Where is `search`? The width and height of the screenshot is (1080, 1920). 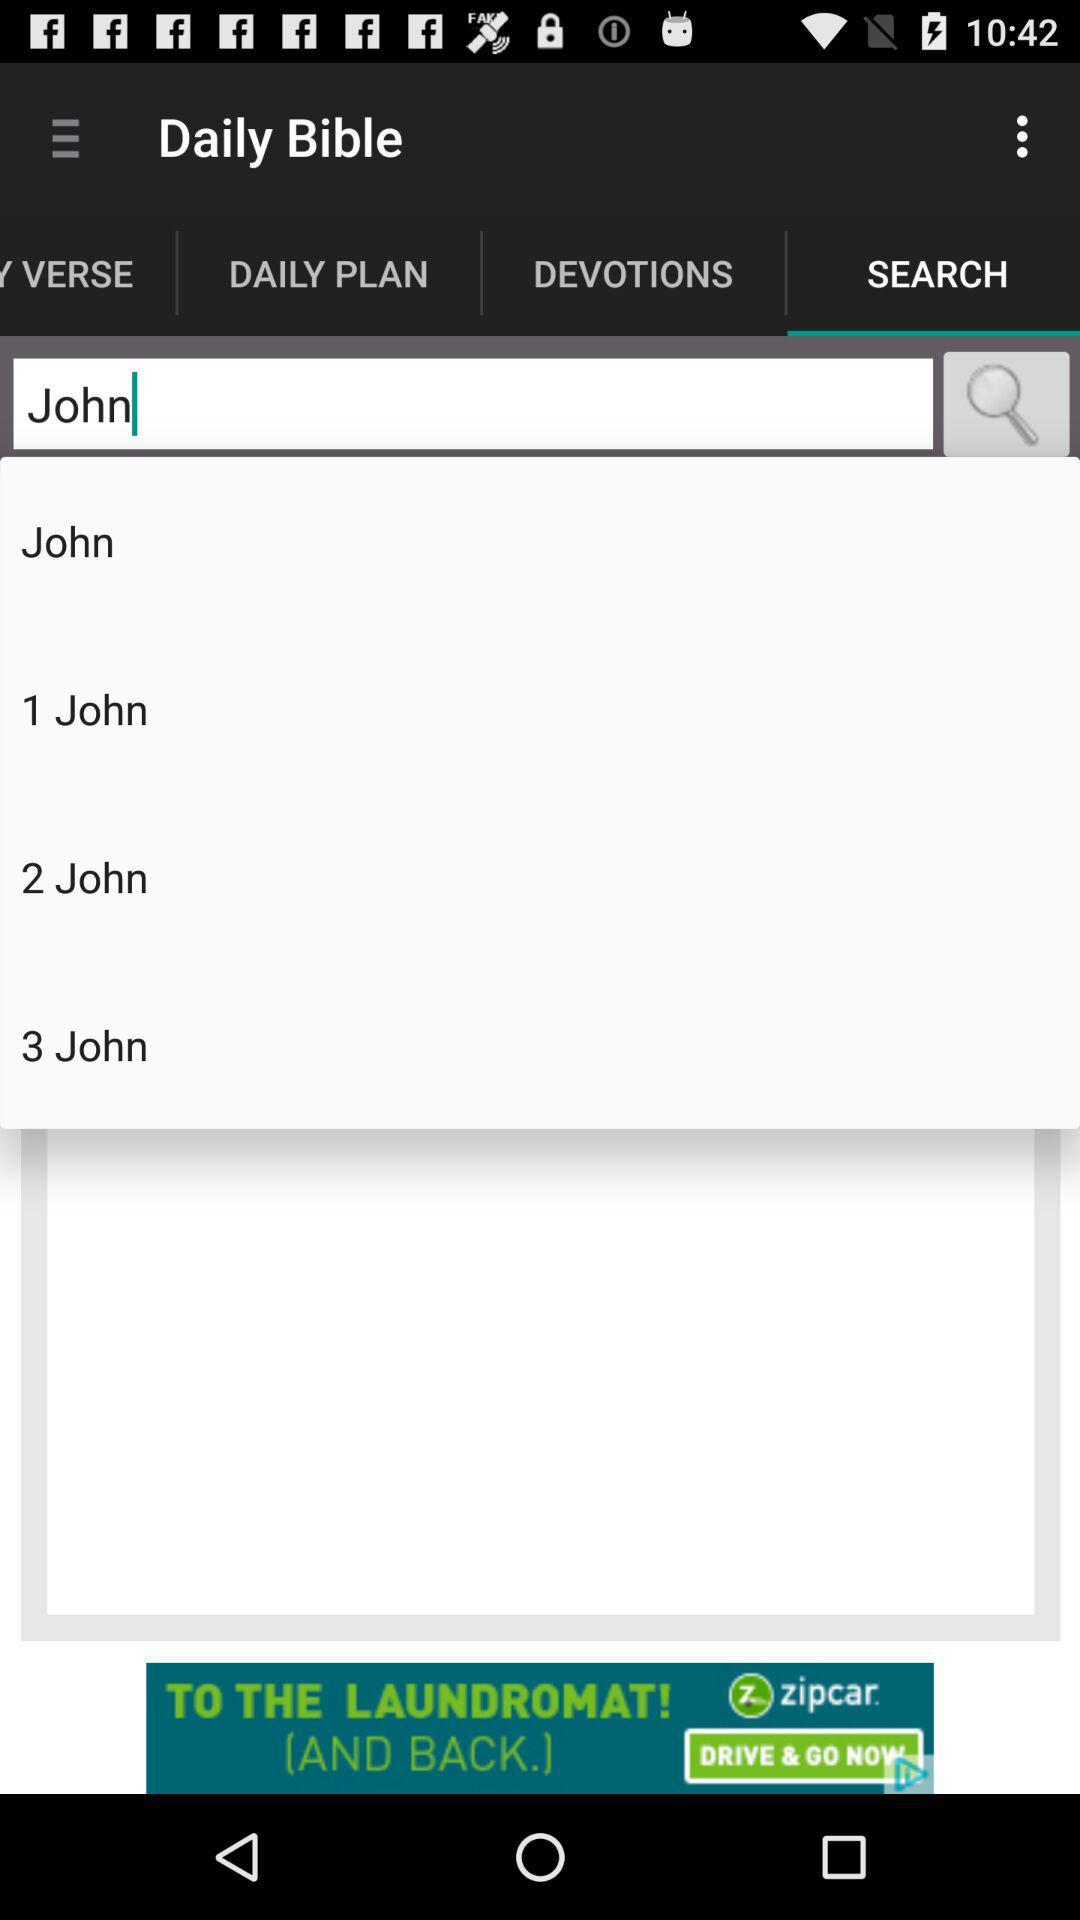 search is located at coordinates (1006, 403).